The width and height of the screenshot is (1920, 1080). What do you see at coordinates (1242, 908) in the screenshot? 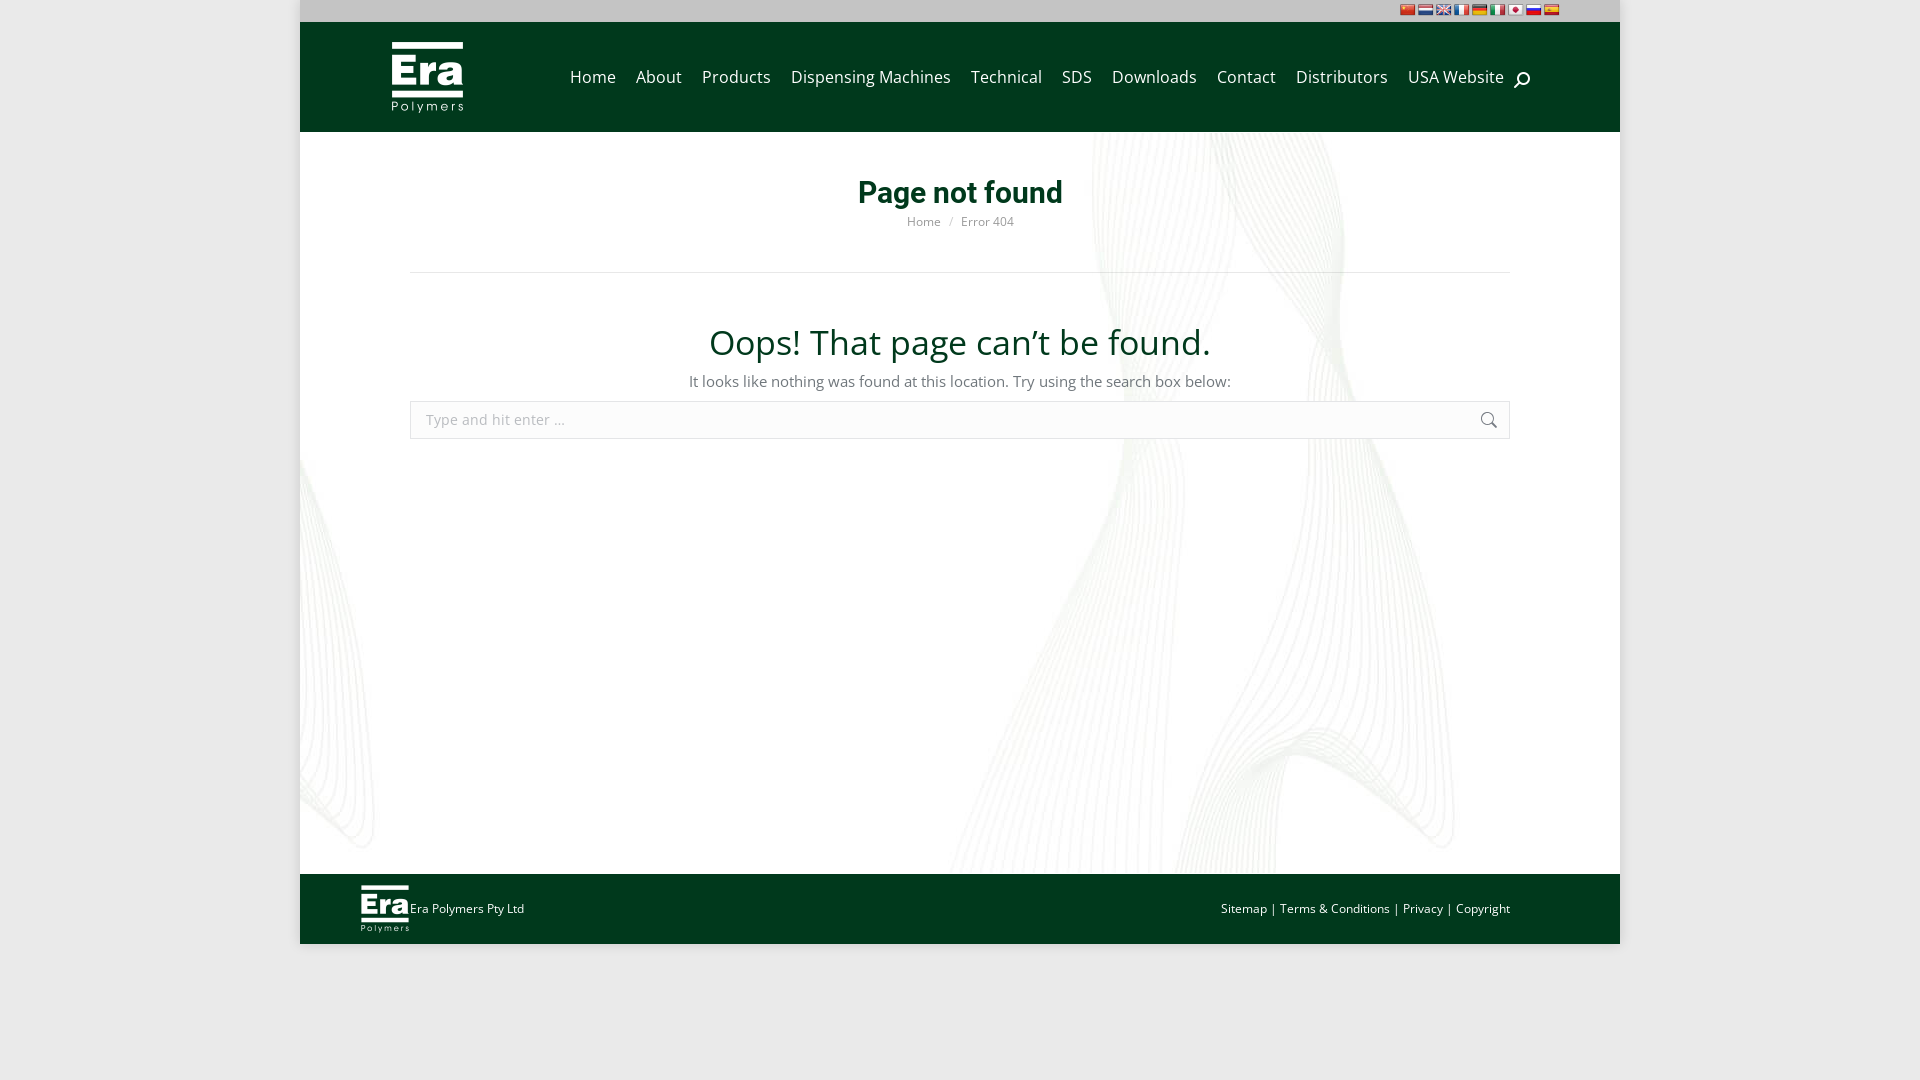
I see `'Sitemap'` at bounding box center [1242, 908].